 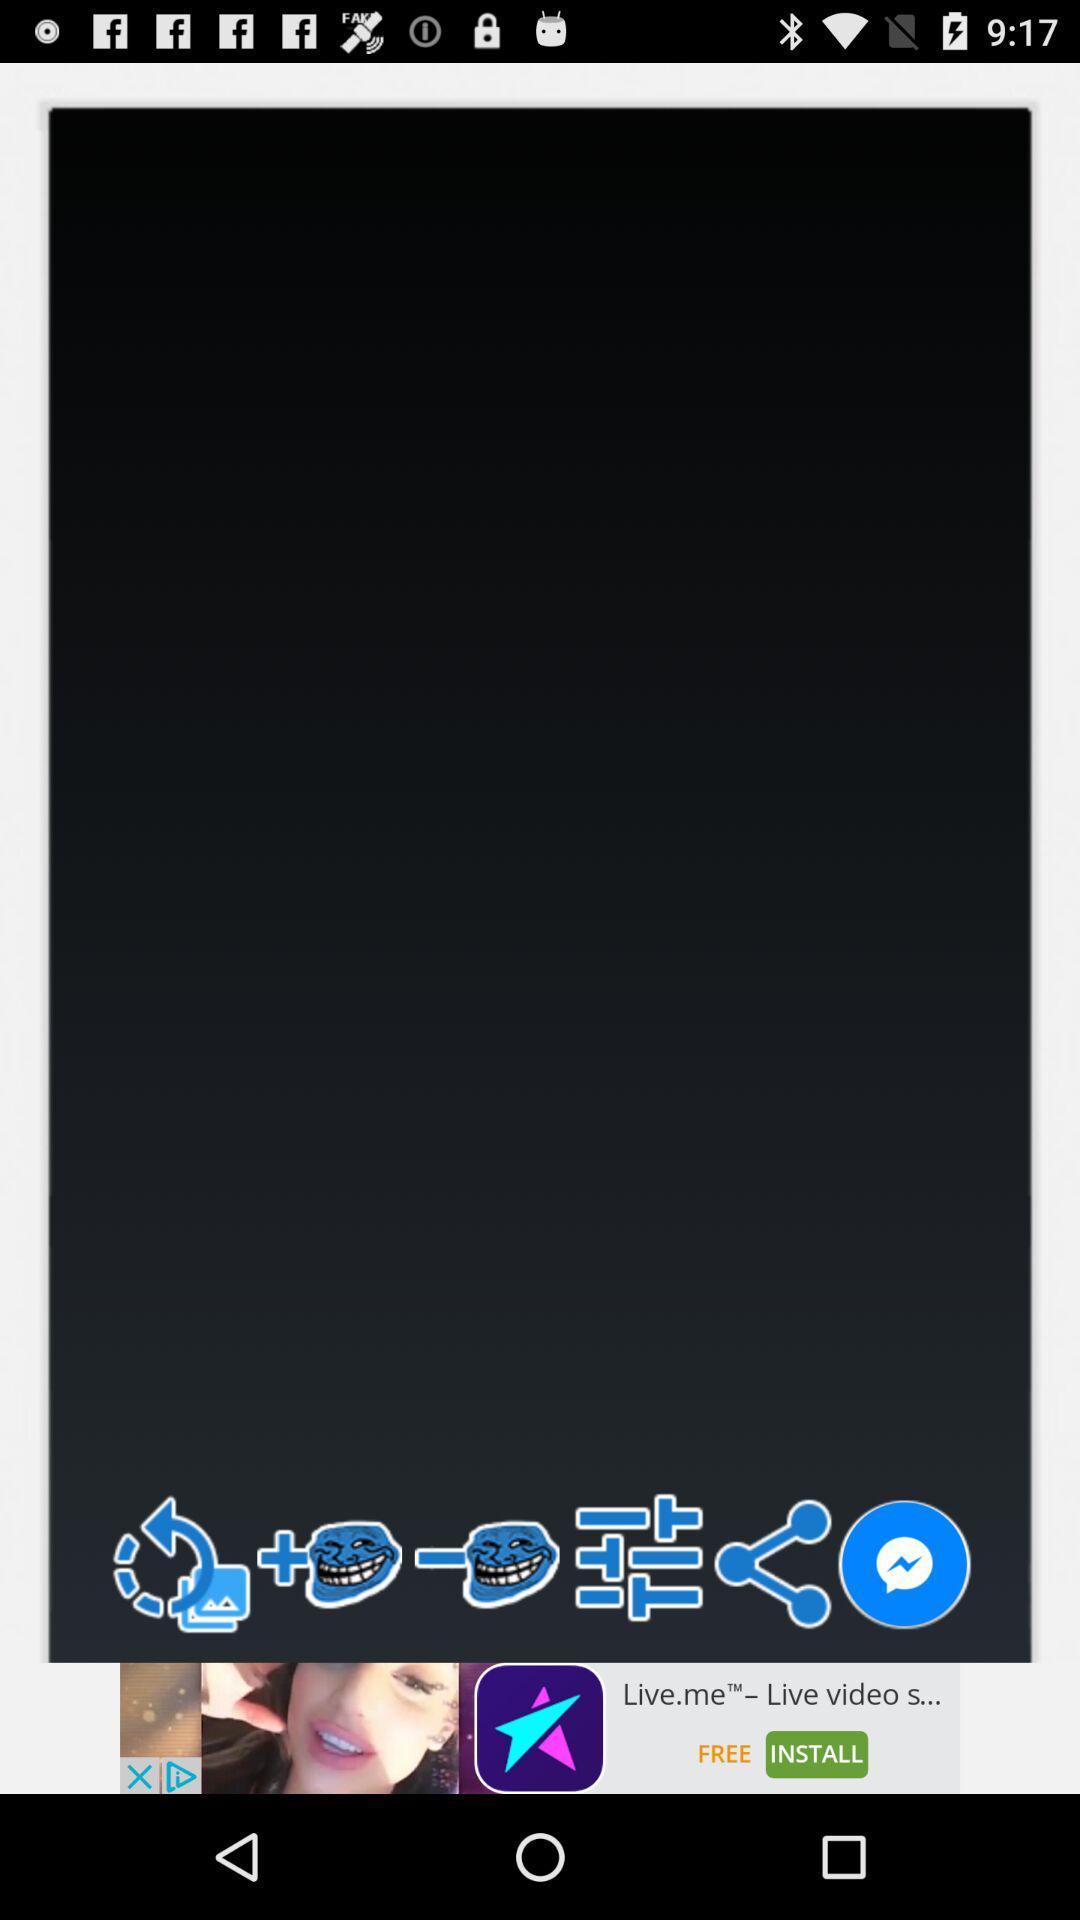 What do you see at coordinates (904, 1564) in the screenshot?
I see `switch autoplay option` at bounding box center [904, 1564].